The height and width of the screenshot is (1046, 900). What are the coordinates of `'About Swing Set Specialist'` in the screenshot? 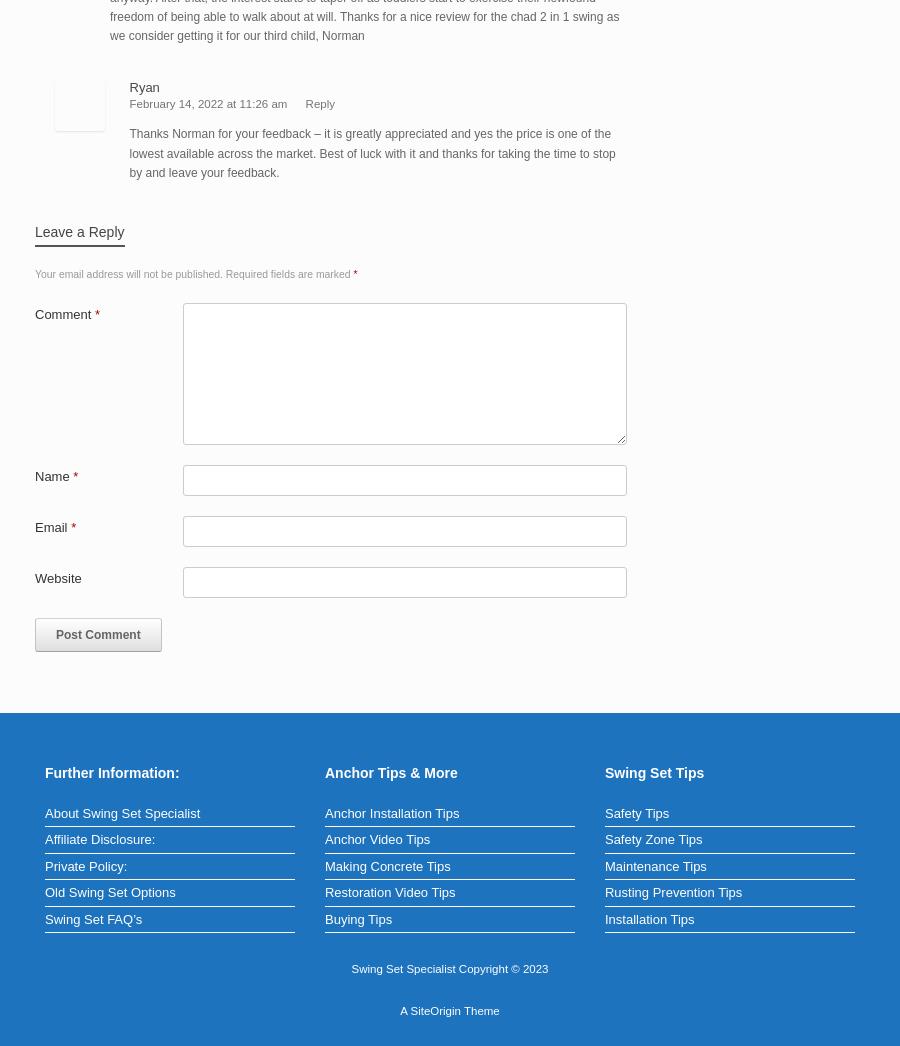 It's located at (122, 812).